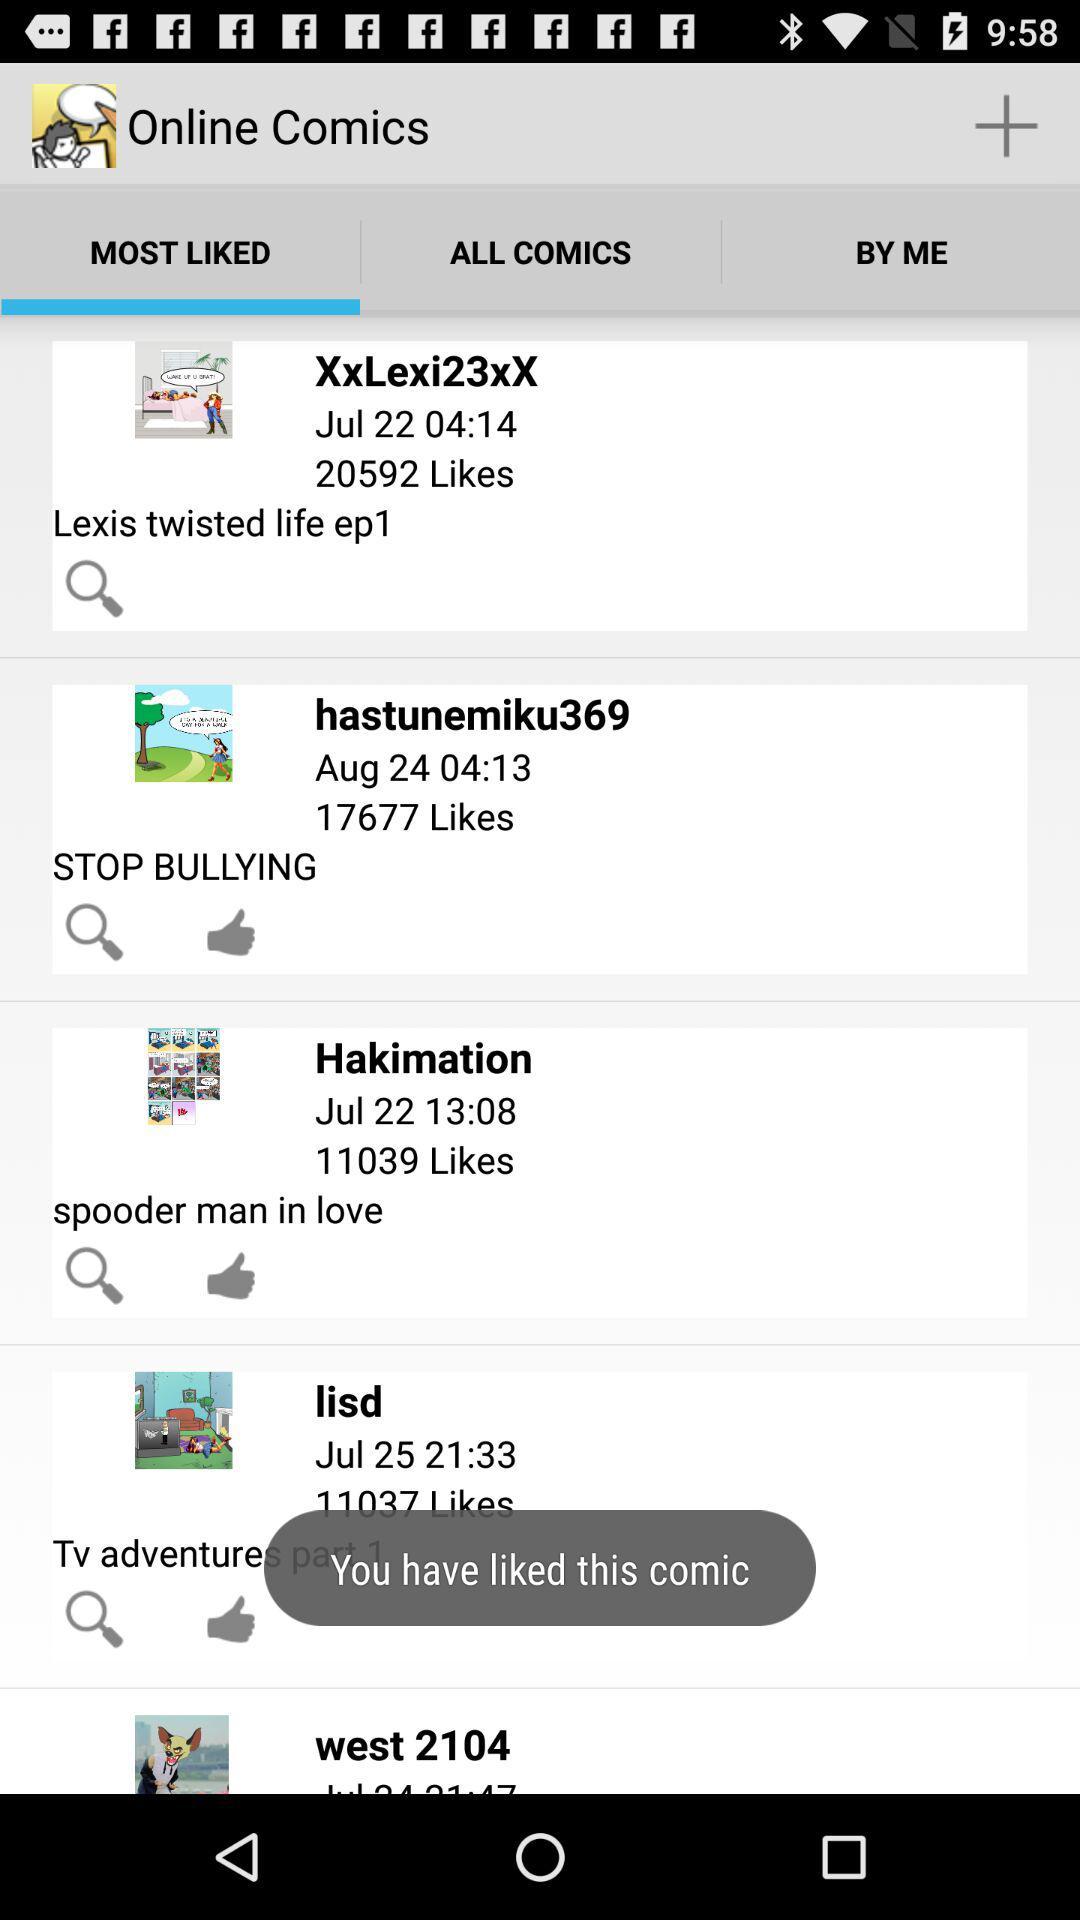 Image resolution: width=1080 pixels, height=1920 pixels. Describe the element at coordinates (94, 587) in the screenshot. I see `search user` at that location.